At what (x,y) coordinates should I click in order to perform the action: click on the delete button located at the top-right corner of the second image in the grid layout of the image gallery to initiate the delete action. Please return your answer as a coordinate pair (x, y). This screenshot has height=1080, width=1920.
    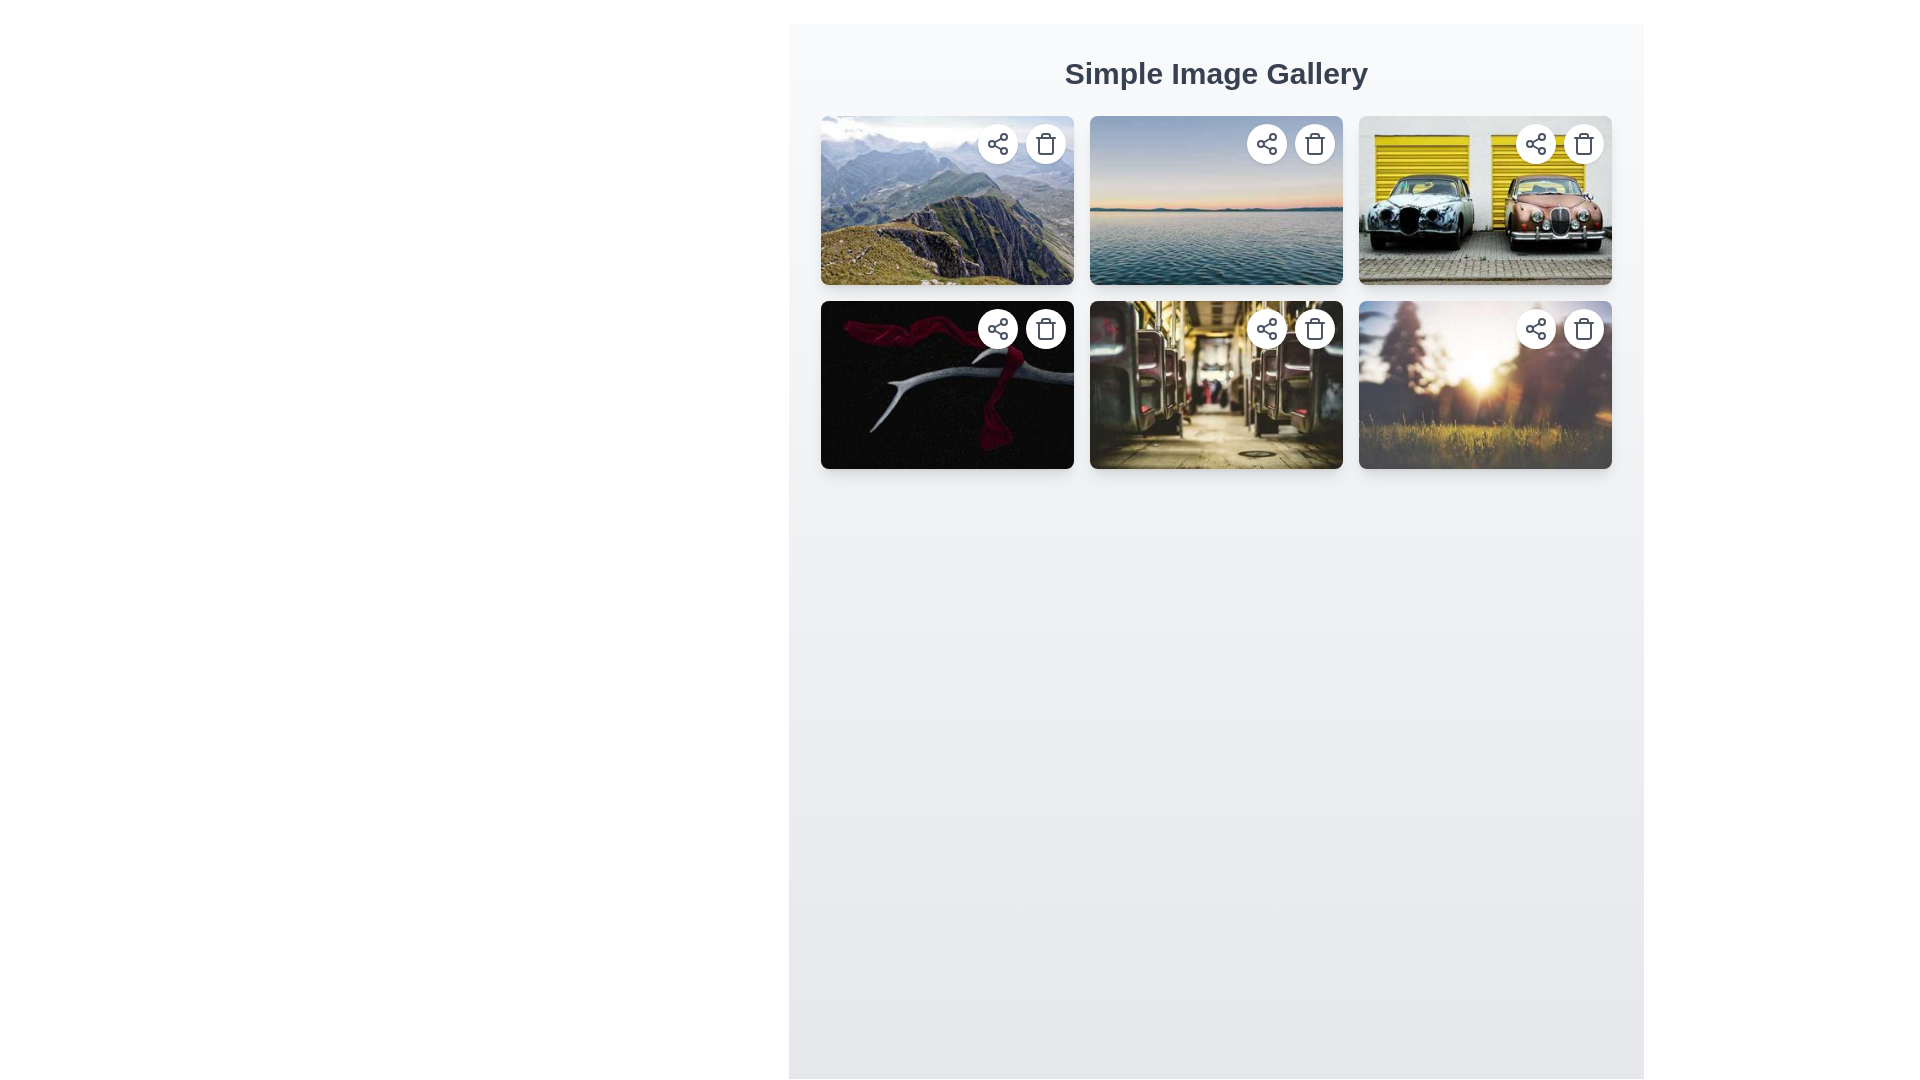
    Looking at the image, I should click on (1315, 142).